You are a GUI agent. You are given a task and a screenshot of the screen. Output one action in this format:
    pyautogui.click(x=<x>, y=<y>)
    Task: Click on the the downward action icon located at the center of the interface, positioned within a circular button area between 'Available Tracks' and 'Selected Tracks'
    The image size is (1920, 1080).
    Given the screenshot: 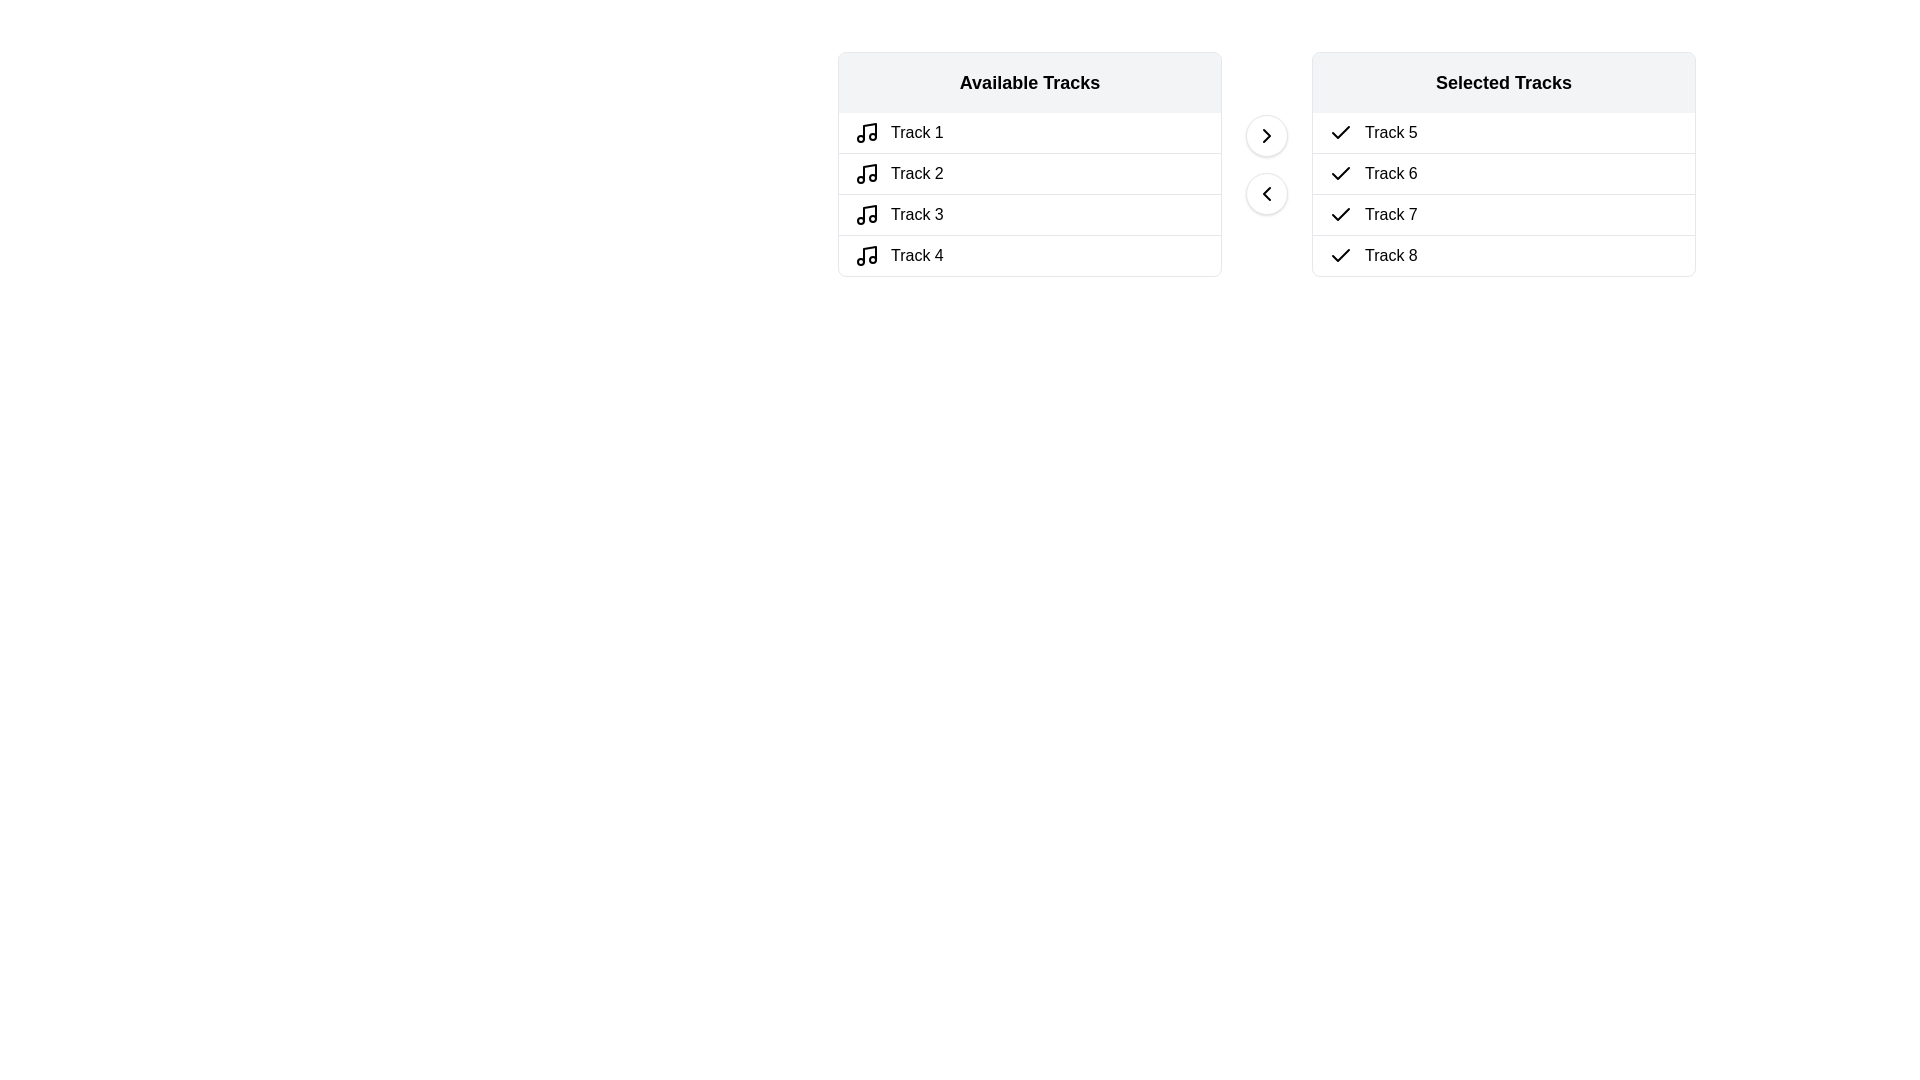 What is the action you would take?
    pyautogui.click(x=1266, y=193)
    